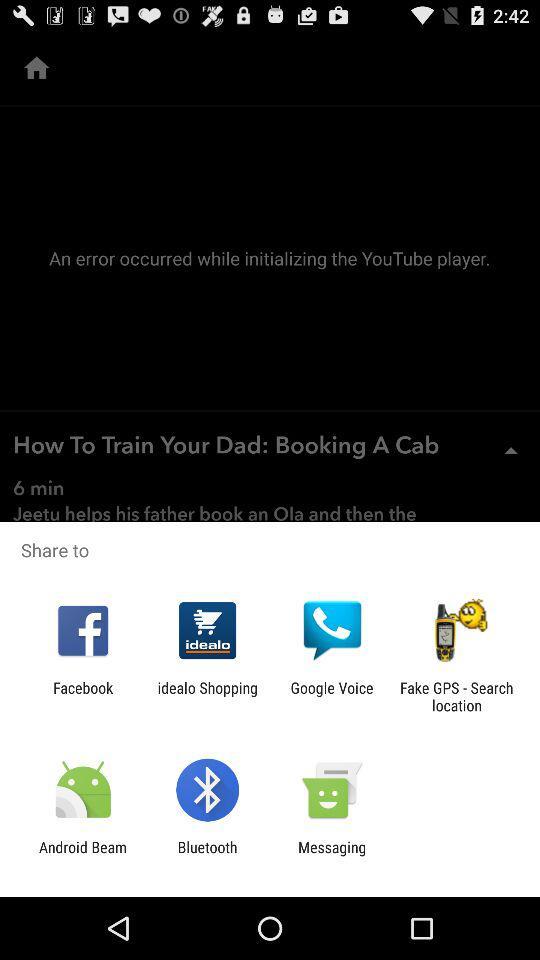  Describe the element at coordinates (82, 696) in the screenshot. I see `item to the left of idealo shopping app` at that location.